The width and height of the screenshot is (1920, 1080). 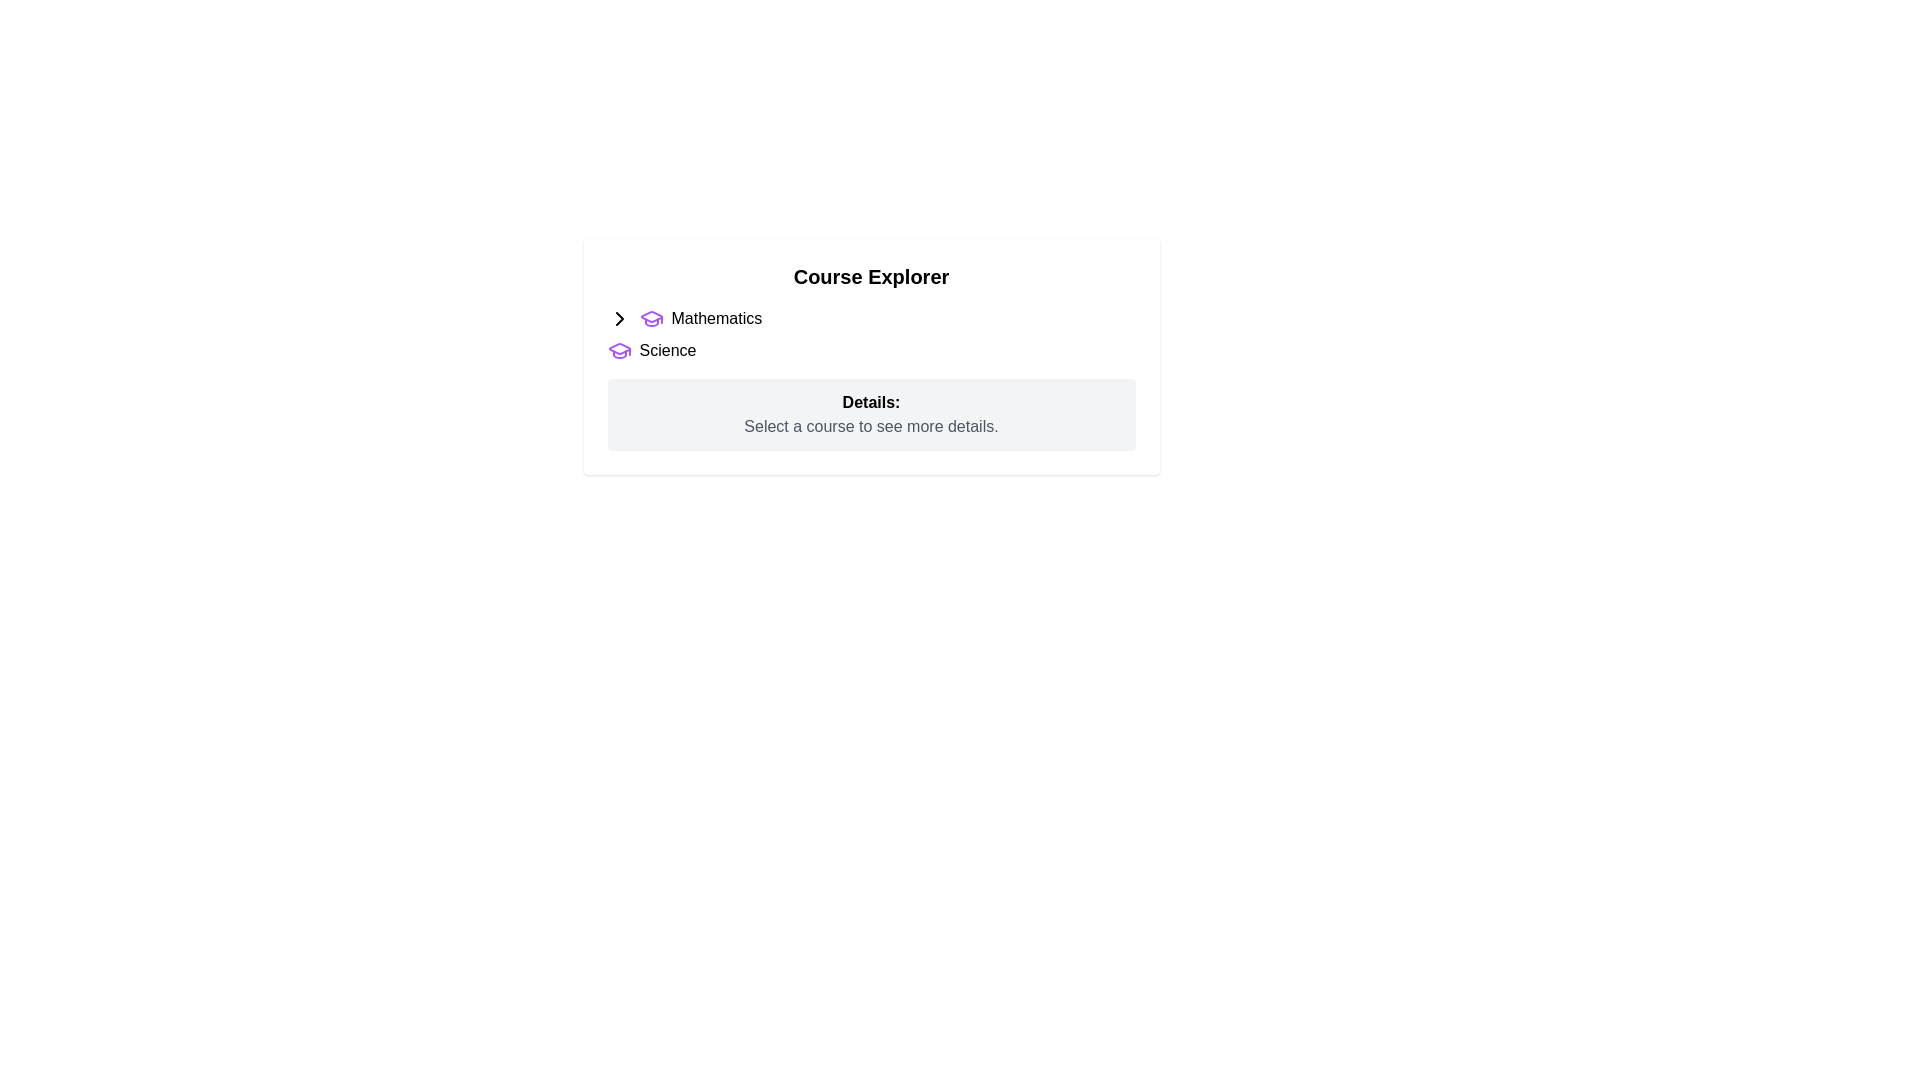 I want to click on the Label that introduces the associated content, located within a light gray, rounded rectangle at the bottom of the main content section, above the text 'Select a course, so click(x=871, y=402).